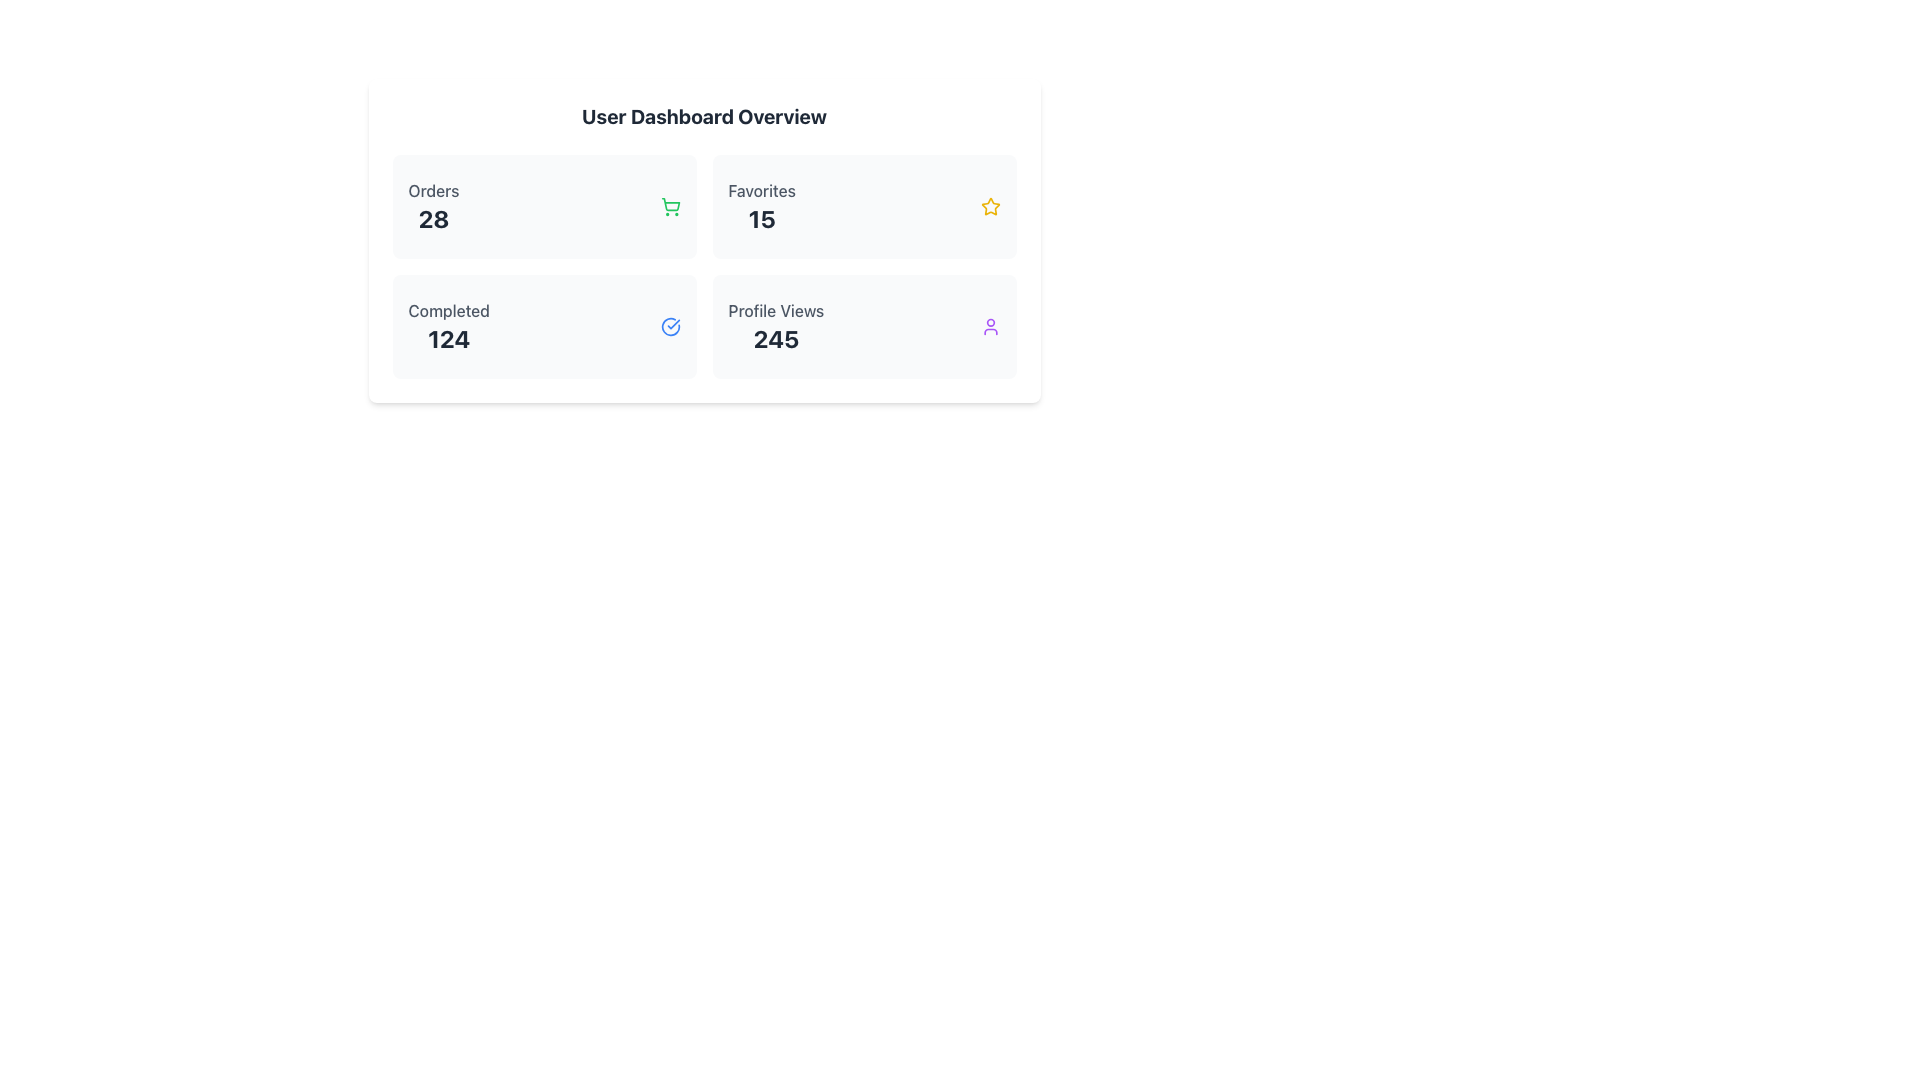  Describe the element at coordinates (775, 311) in the screenshot. I see `the label that clarifies the meaning of the numerical value '245', which represents the number of profile views, located in the second row, last column of a 2x2 grid structure` at that location.